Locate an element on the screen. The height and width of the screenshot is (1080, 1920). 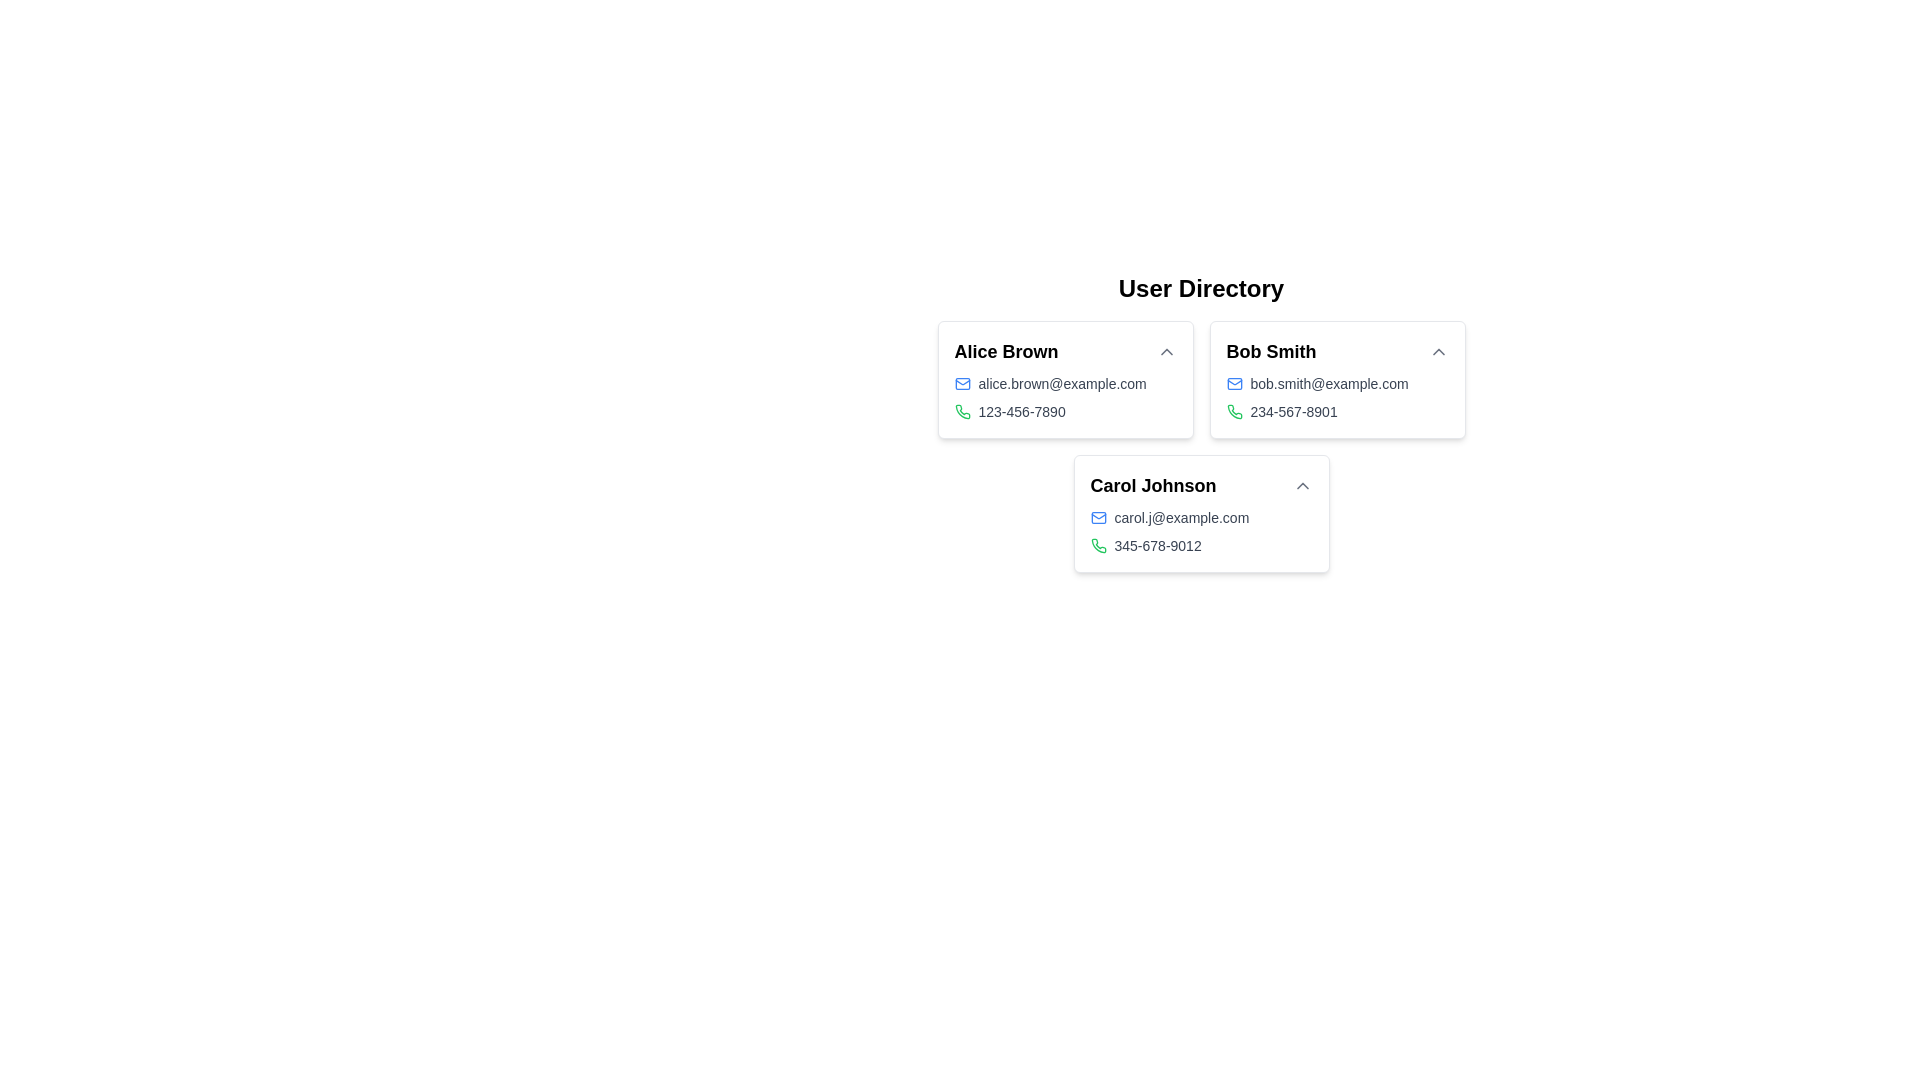
the email link in the information card for 'Alice Brown', which is styled in white with a bold black header and contains the email address 'alice.brown@example.com' with a blue mail icon is located at coordinates (1064, 380).